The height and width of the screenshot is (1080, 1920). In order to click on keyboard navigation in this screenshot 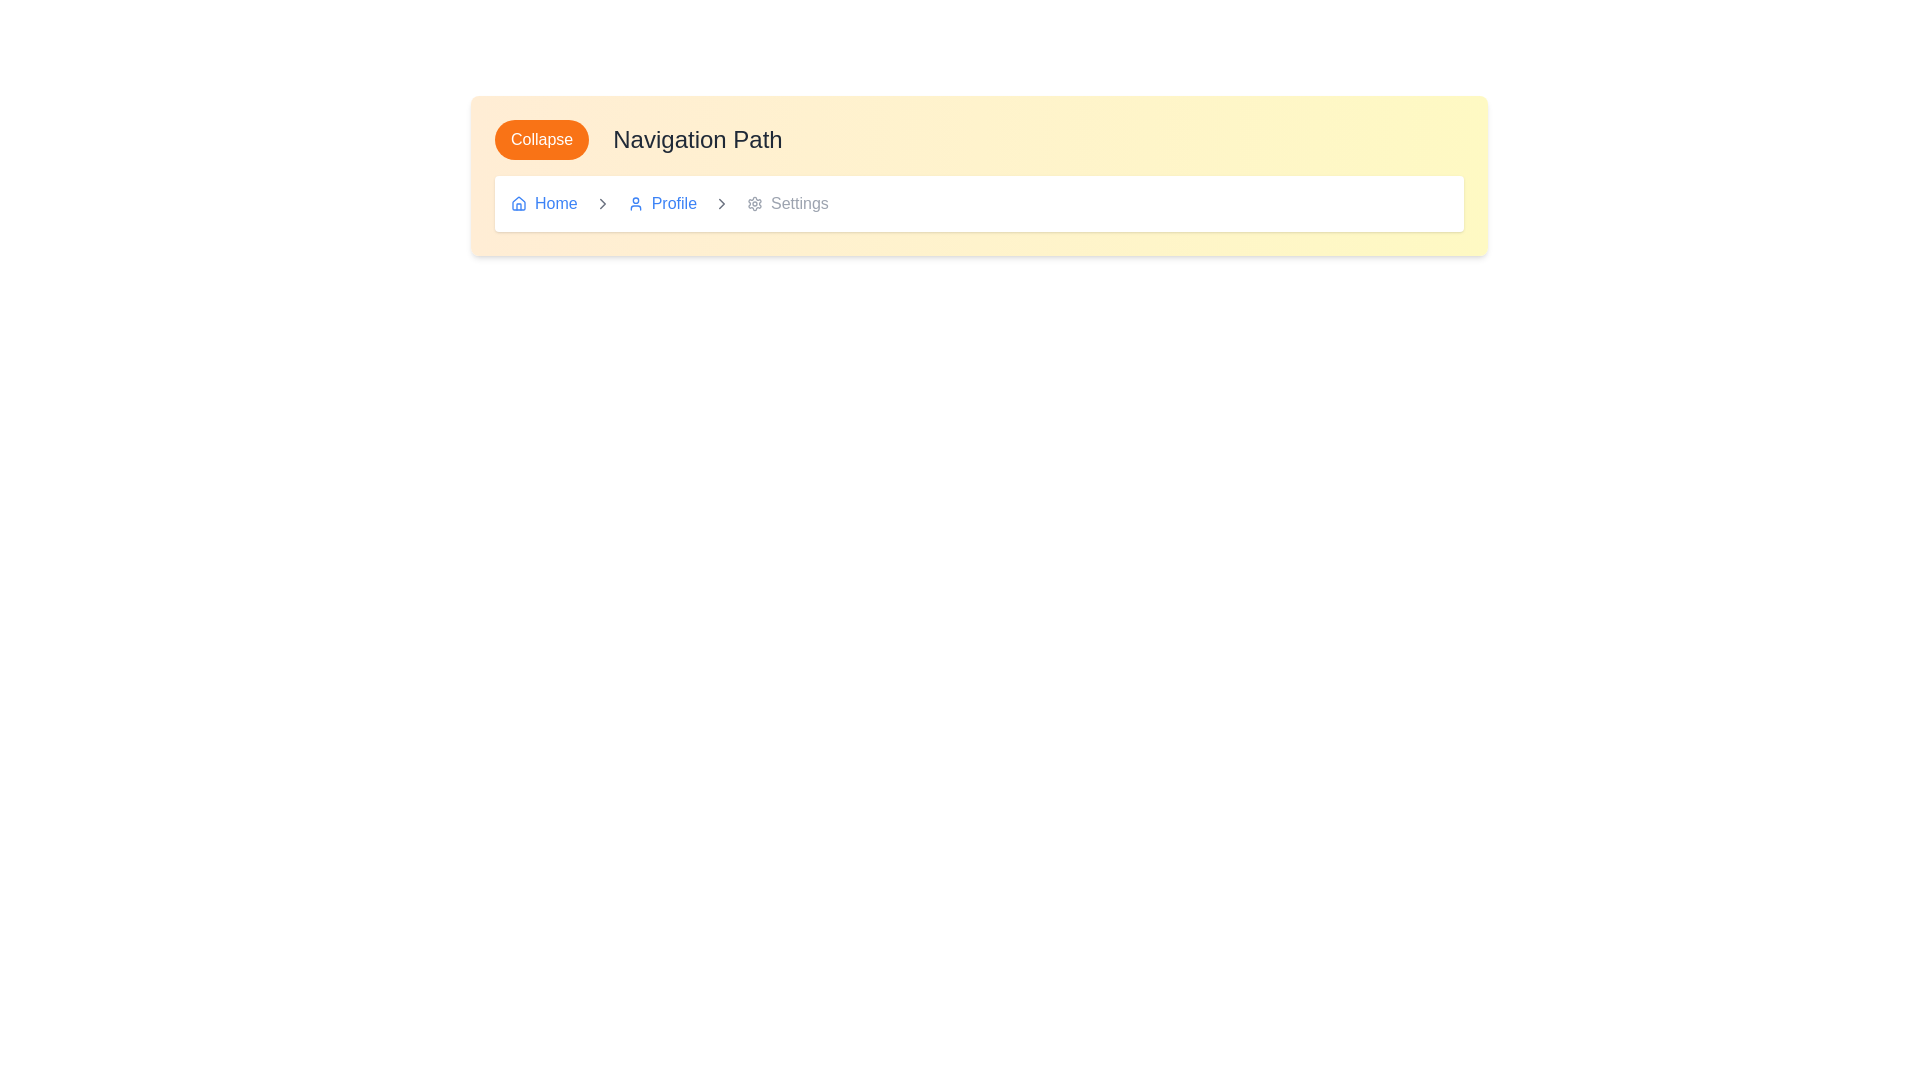, I will do `click(721, 204)`.